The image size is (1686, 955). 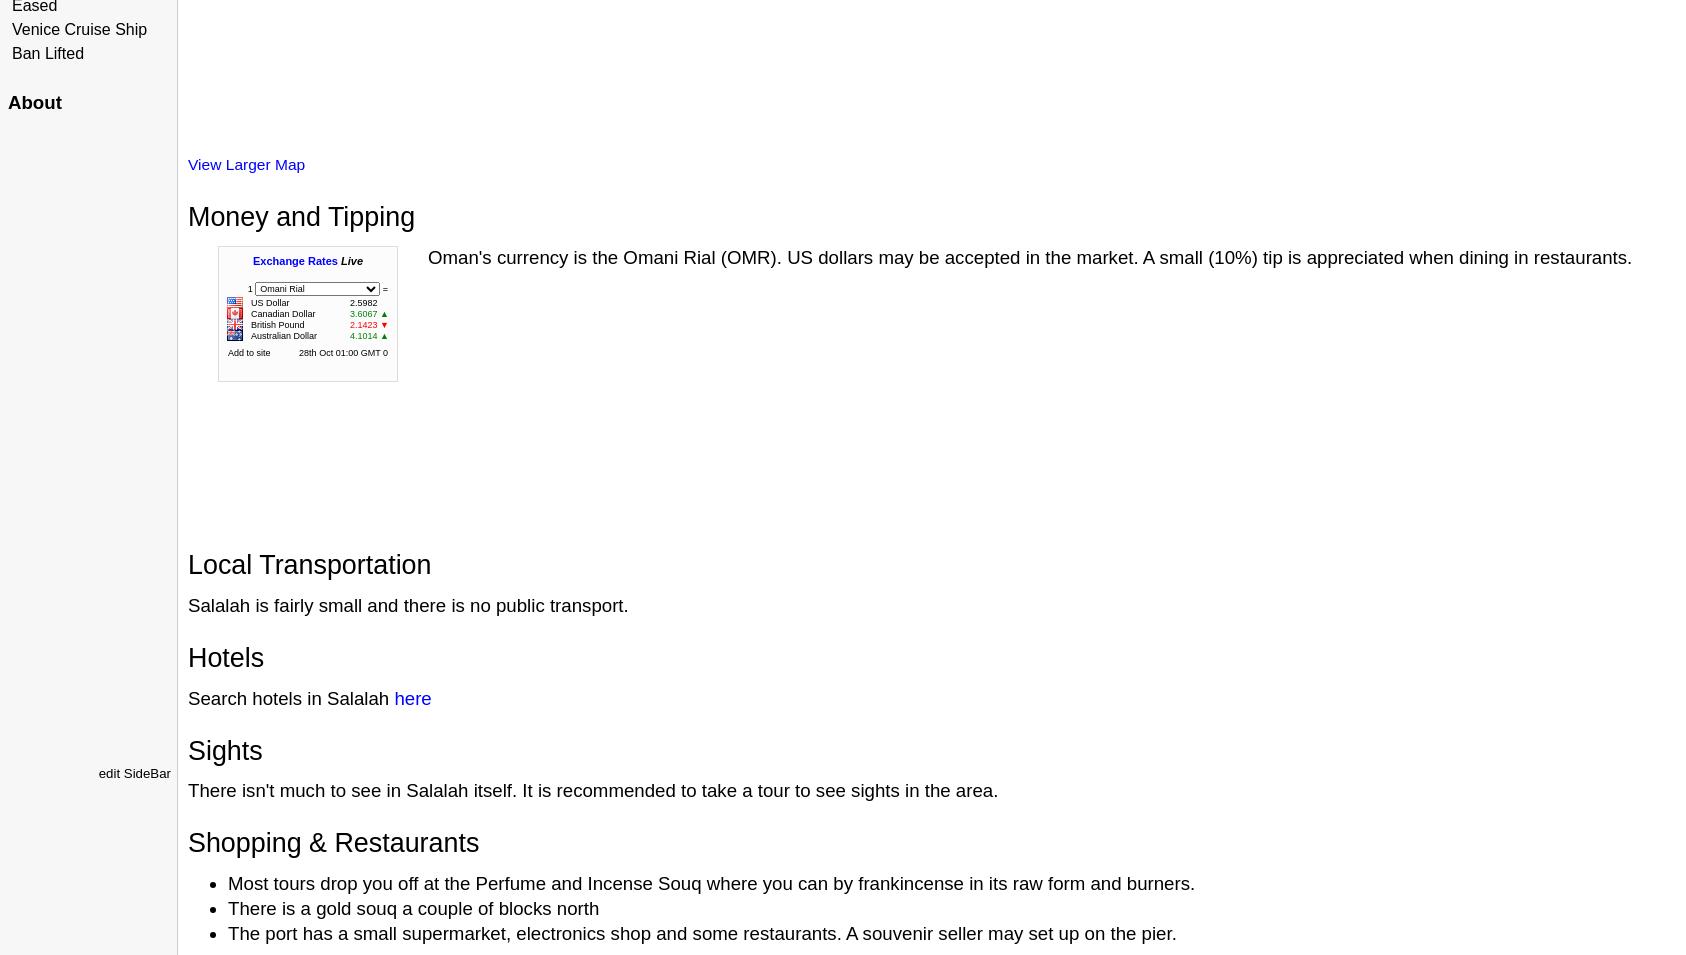 What do you see at coordinates (246, 164) in the screenshot?
I see `'View Larger Map'` at bounding box center [246, 164].